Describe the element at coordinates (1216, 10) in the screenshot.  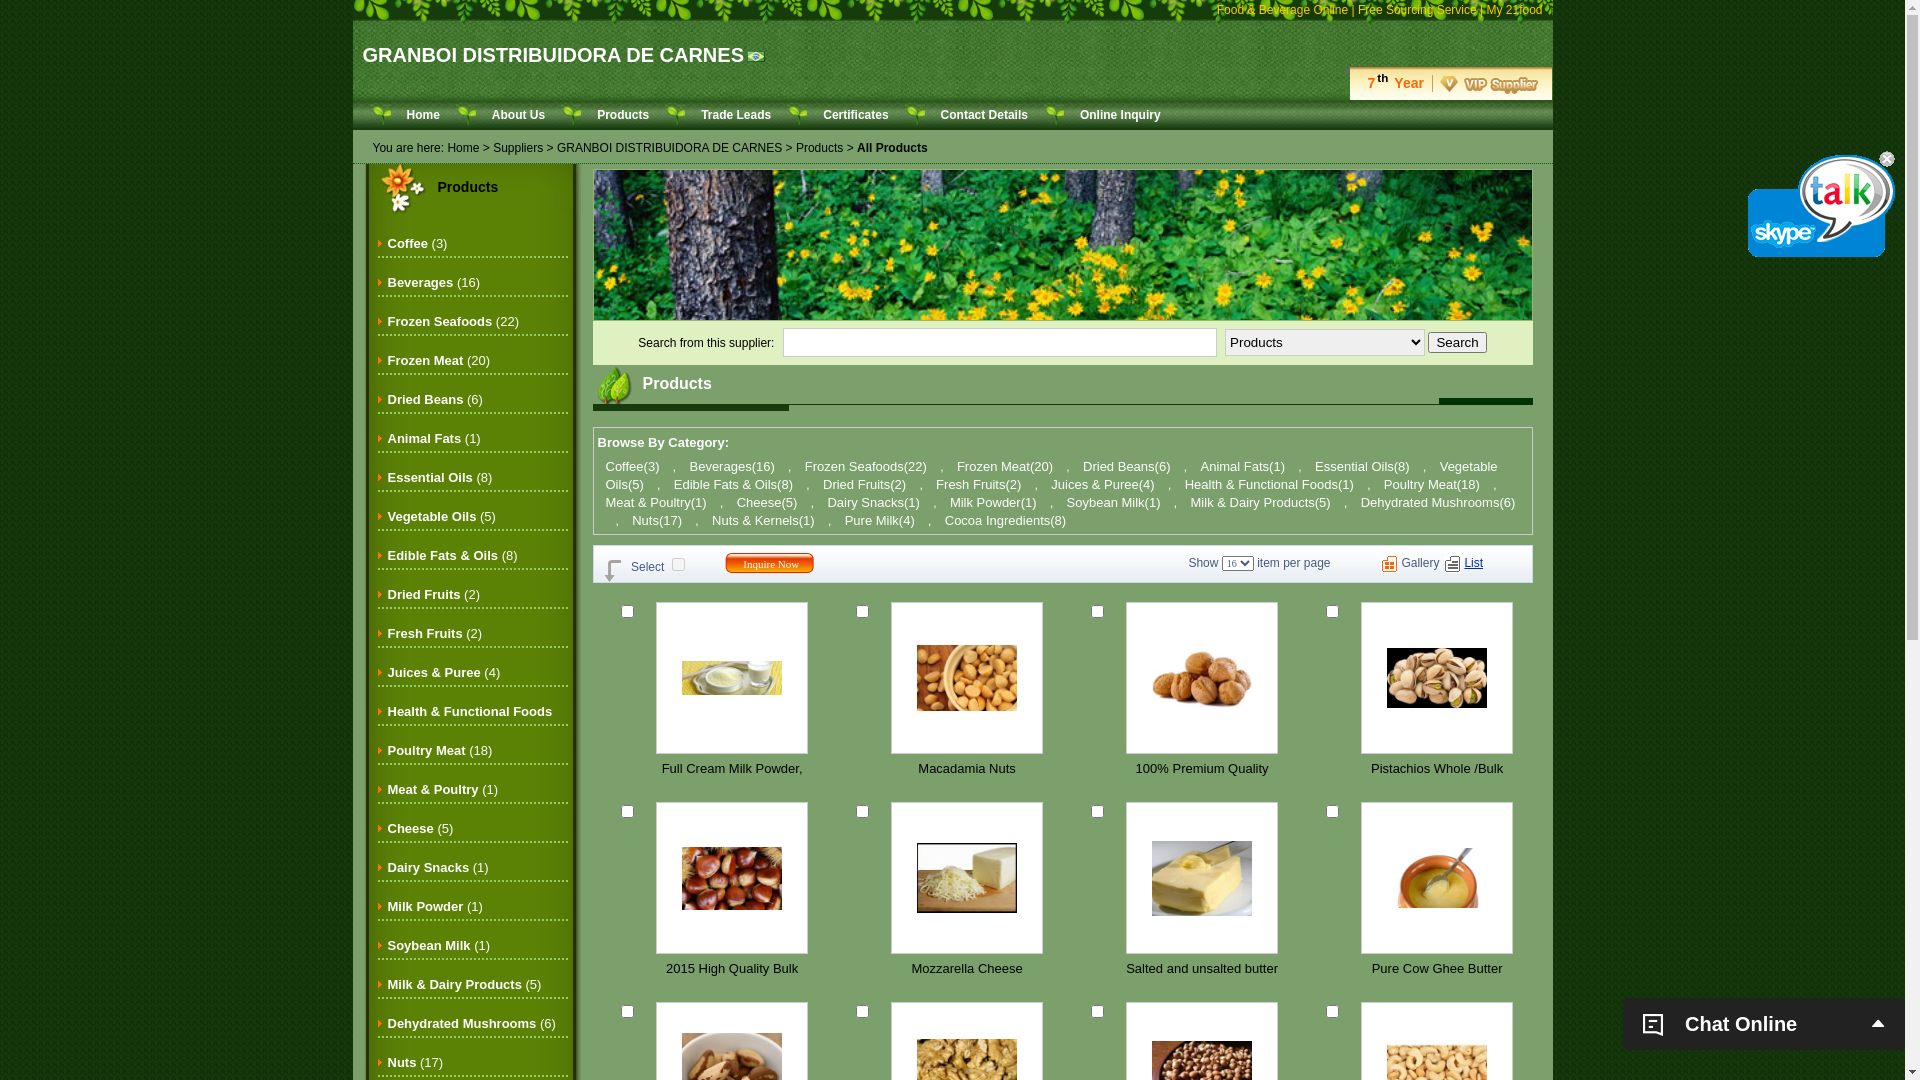
I see `'Food & Beverage Online'` at that location.